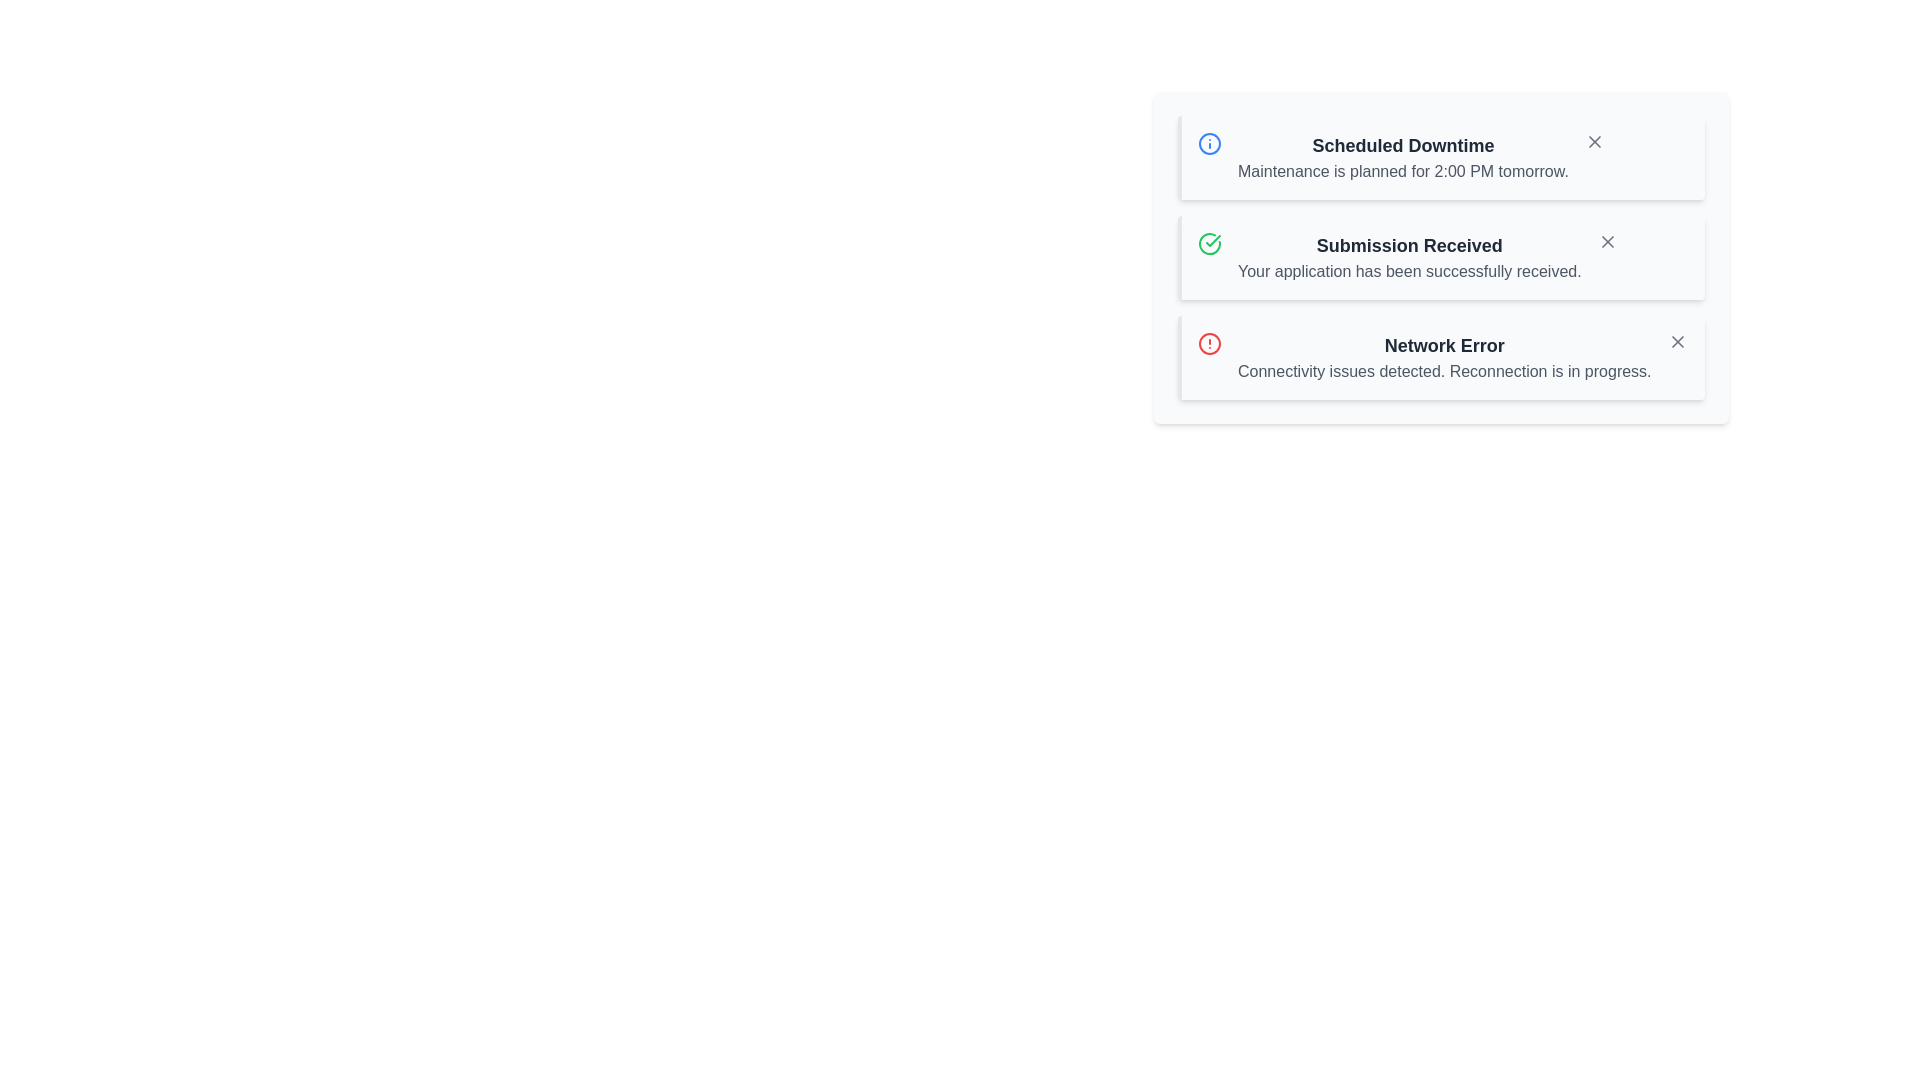 This screenshot has height=1080, width=1920. I want to click on static text indicating an error in the network, which is the headline within the notification card located at the bottom of a list of similar cards, so click(1444, 345).